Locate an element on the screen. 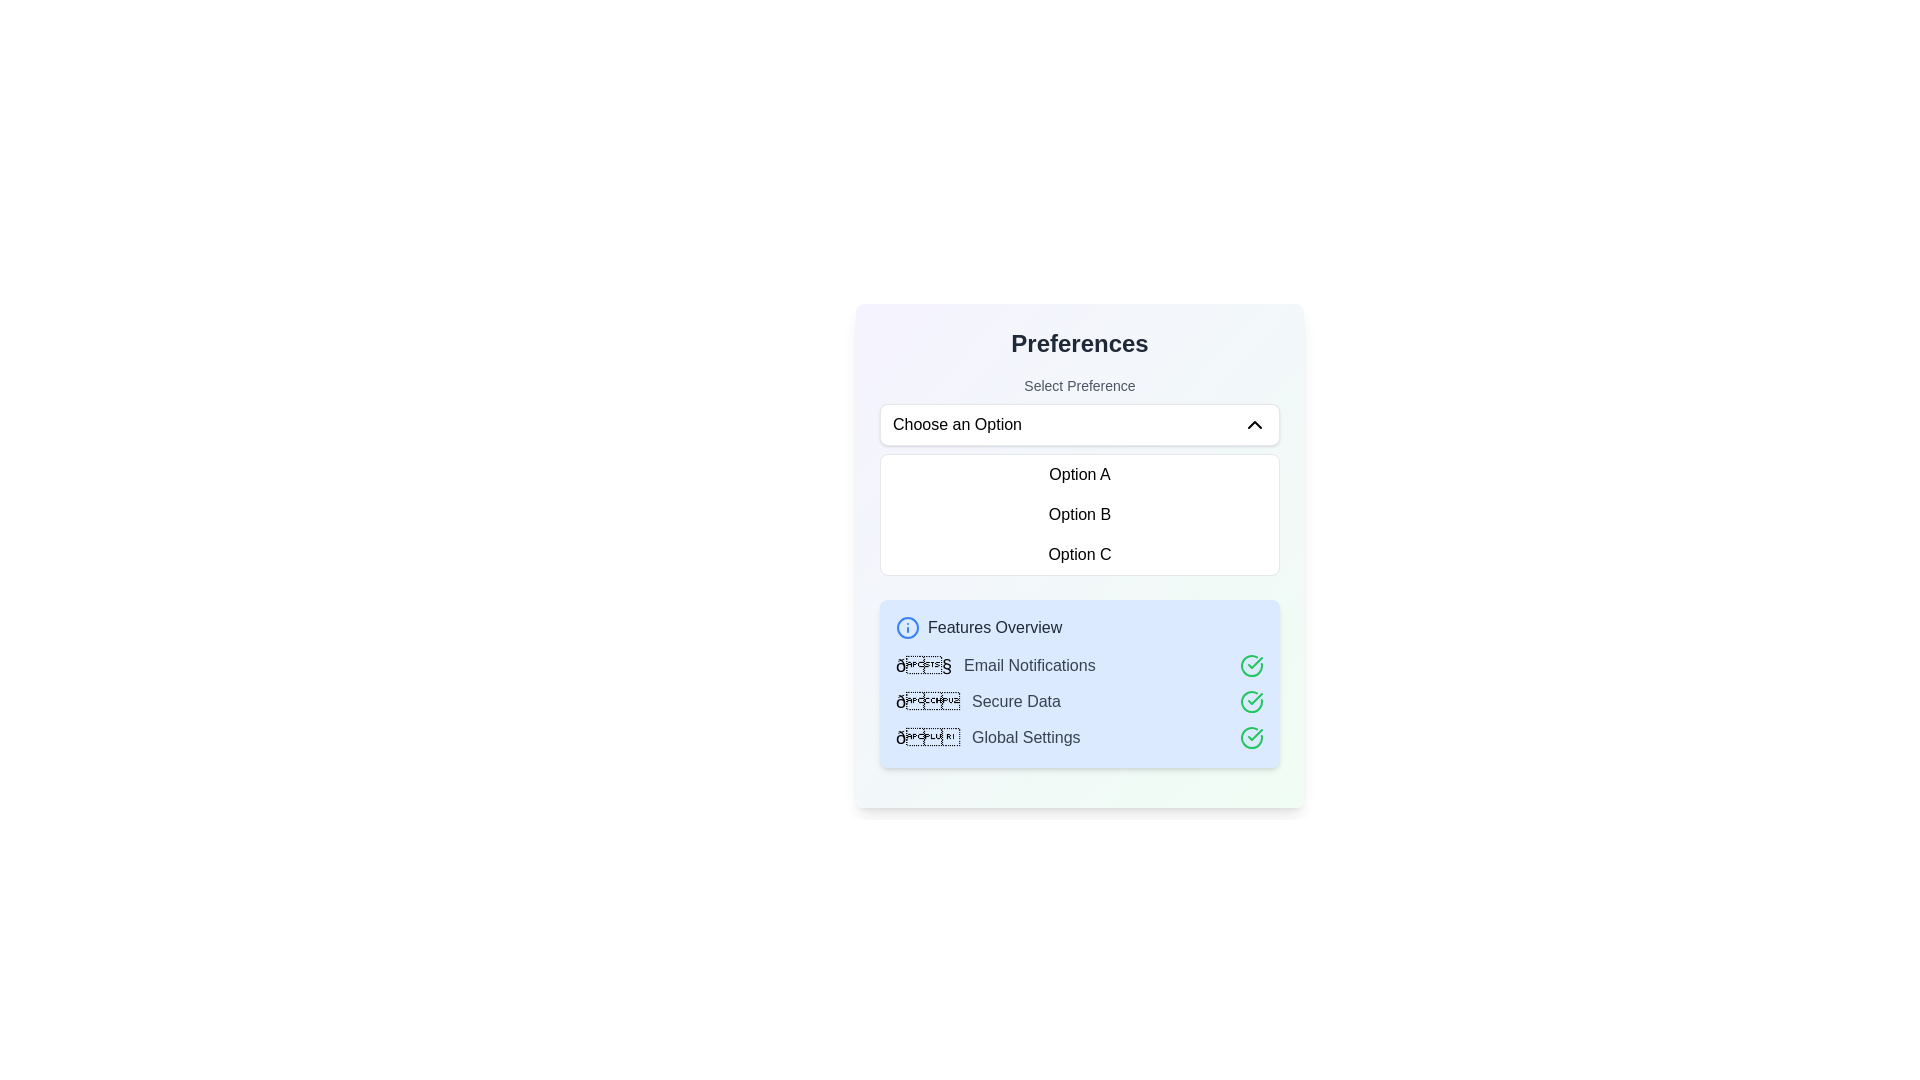 The image size is (1920, 1080). the second item in a vertical list of three options within the dropdown menu is located at coordinates (1079, 514).